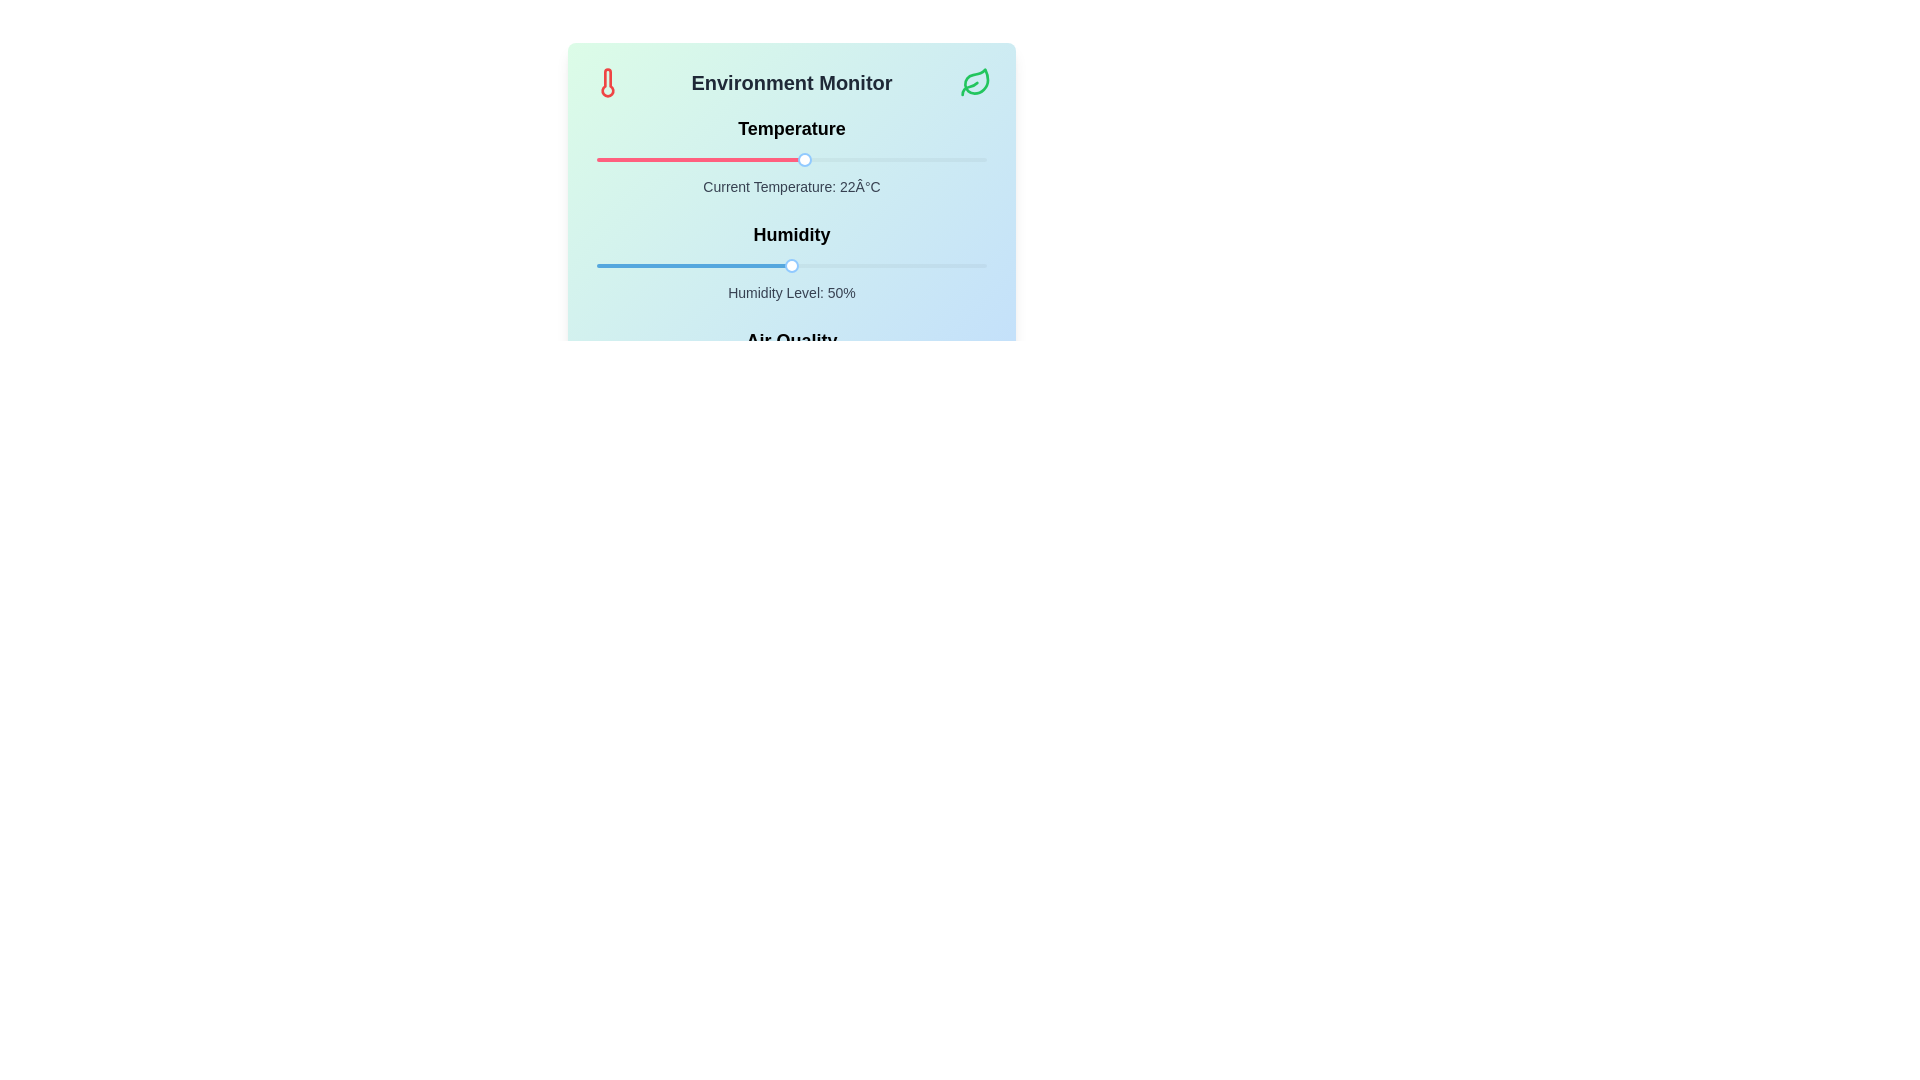 The width and height of the screenshot is (1920, 1080). I want to click on slider value, so click(754, 265).